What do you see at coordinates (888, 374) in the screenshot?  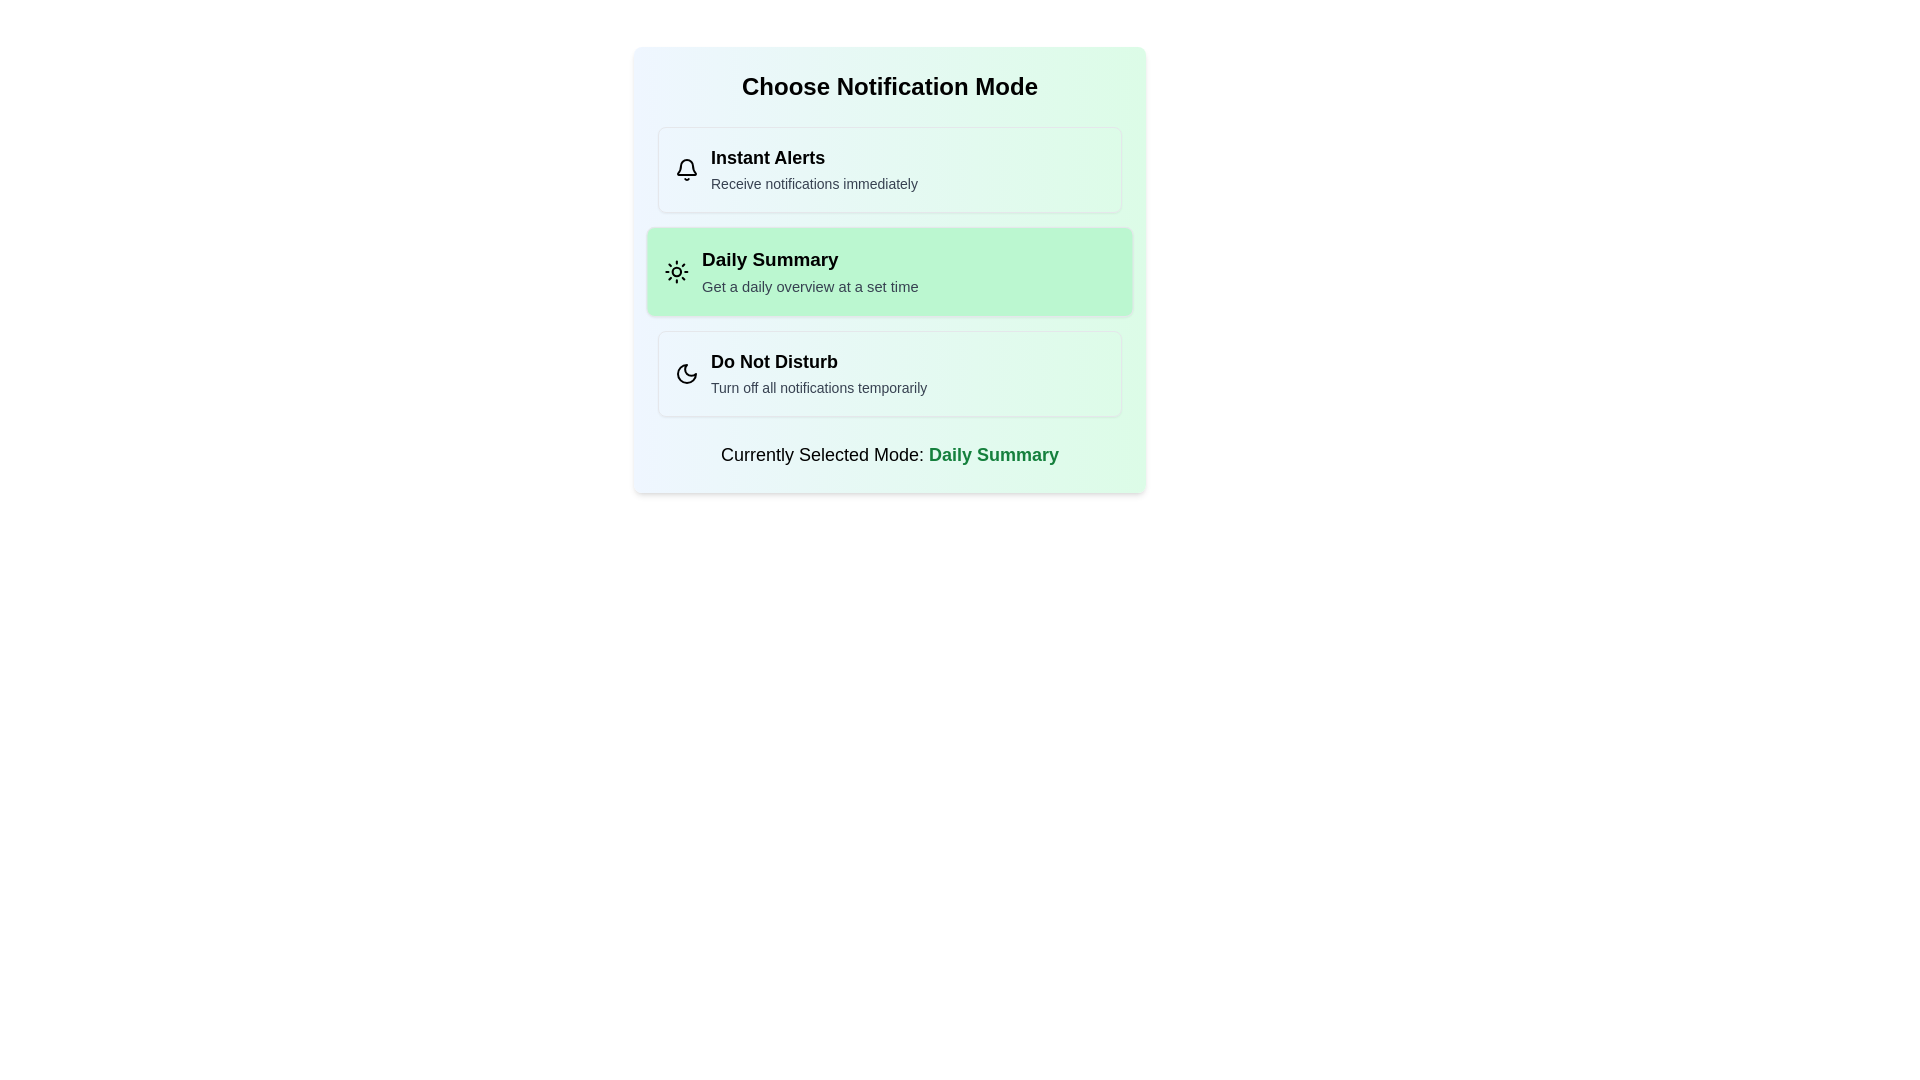 I see `the 'Do Not Disturb' selectable option which has a light green background, rounded corners, a crescent moon icon, and is the last option in the notification modes list` at bounding box center [888, 374].